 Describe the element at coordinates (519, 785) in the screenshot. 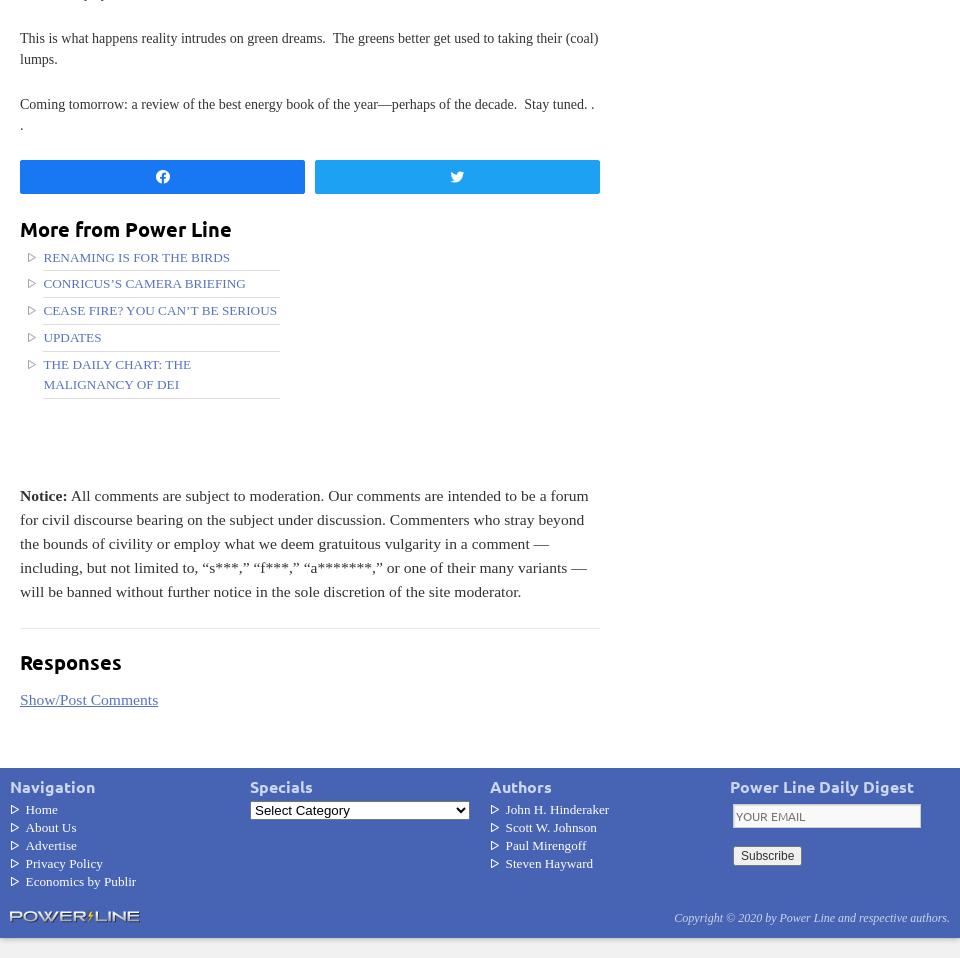

I see `'Authors'` at that location.